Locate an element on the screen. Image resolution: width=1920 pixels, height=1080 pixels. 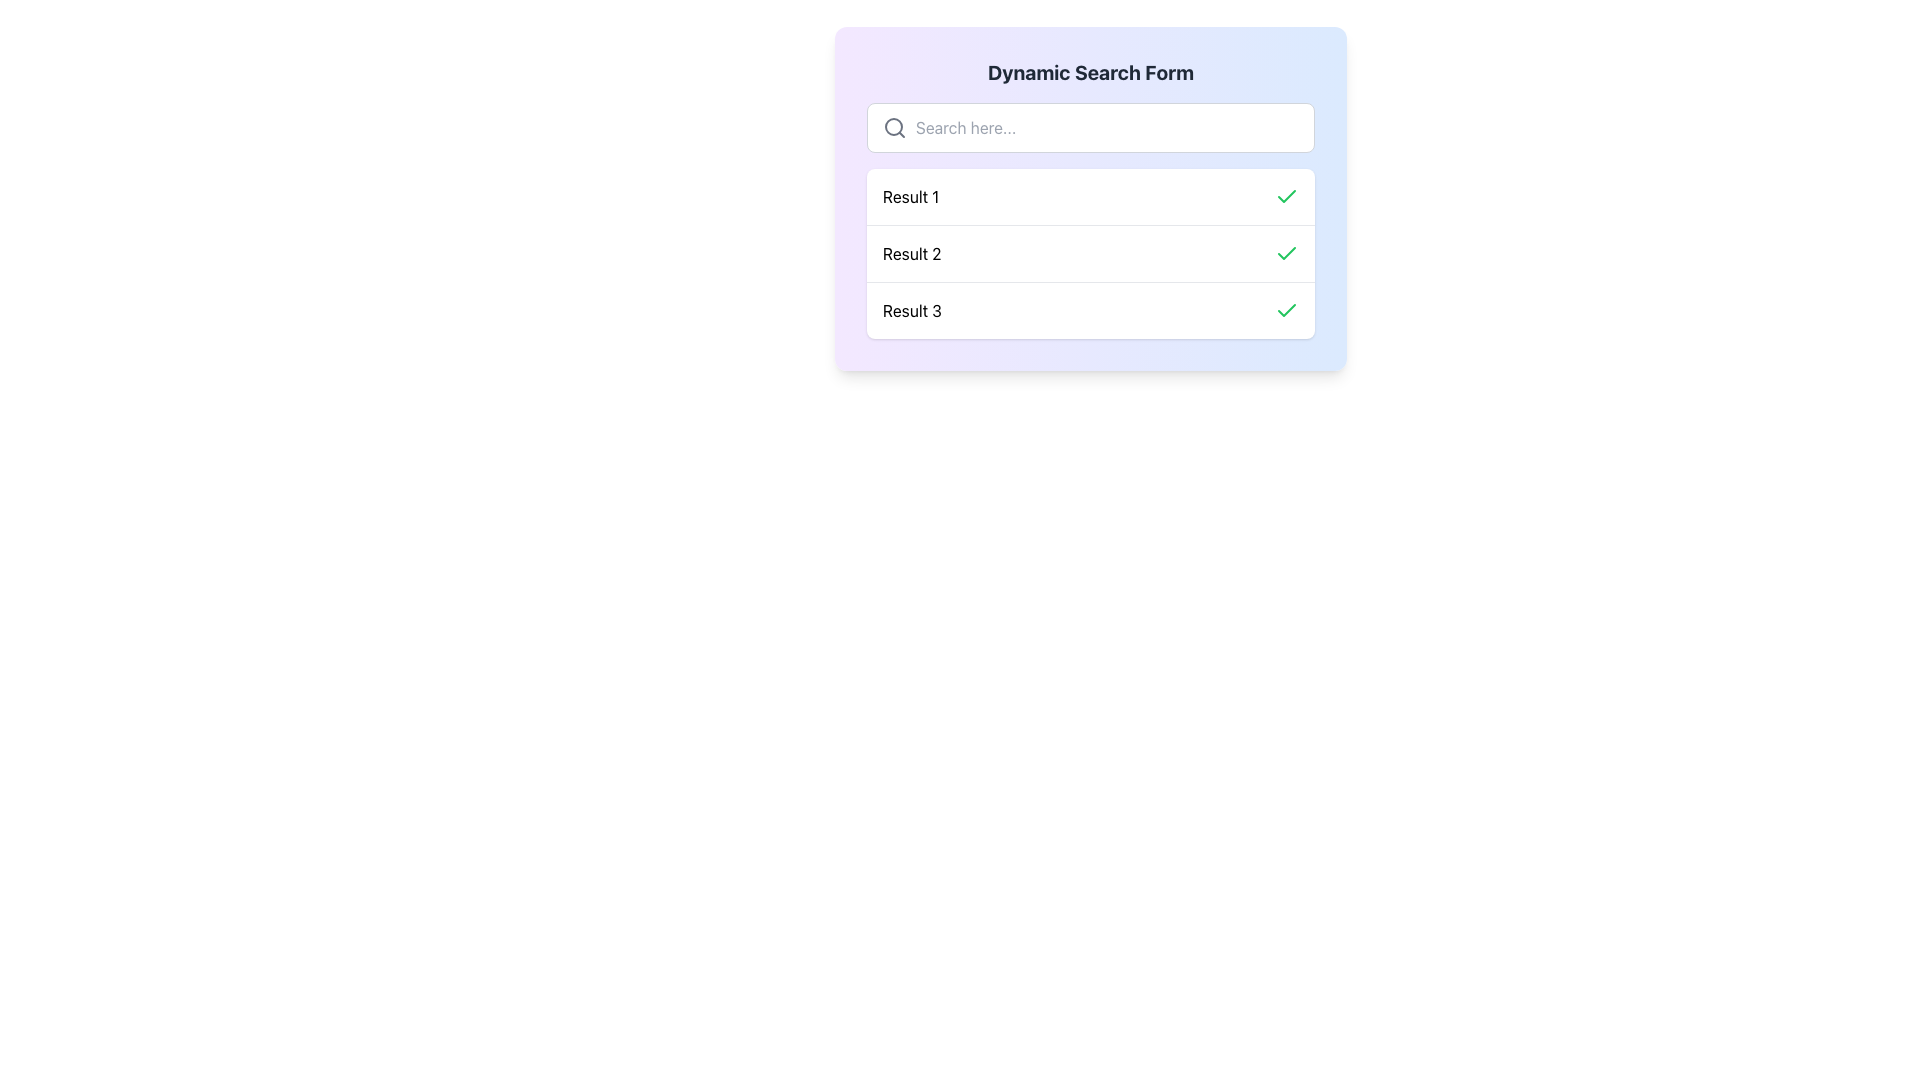
the inner circle of the search icon, represented as a Decorative SVG circle, indicating its usage for searching functionality is located at coordinates (892, 127).